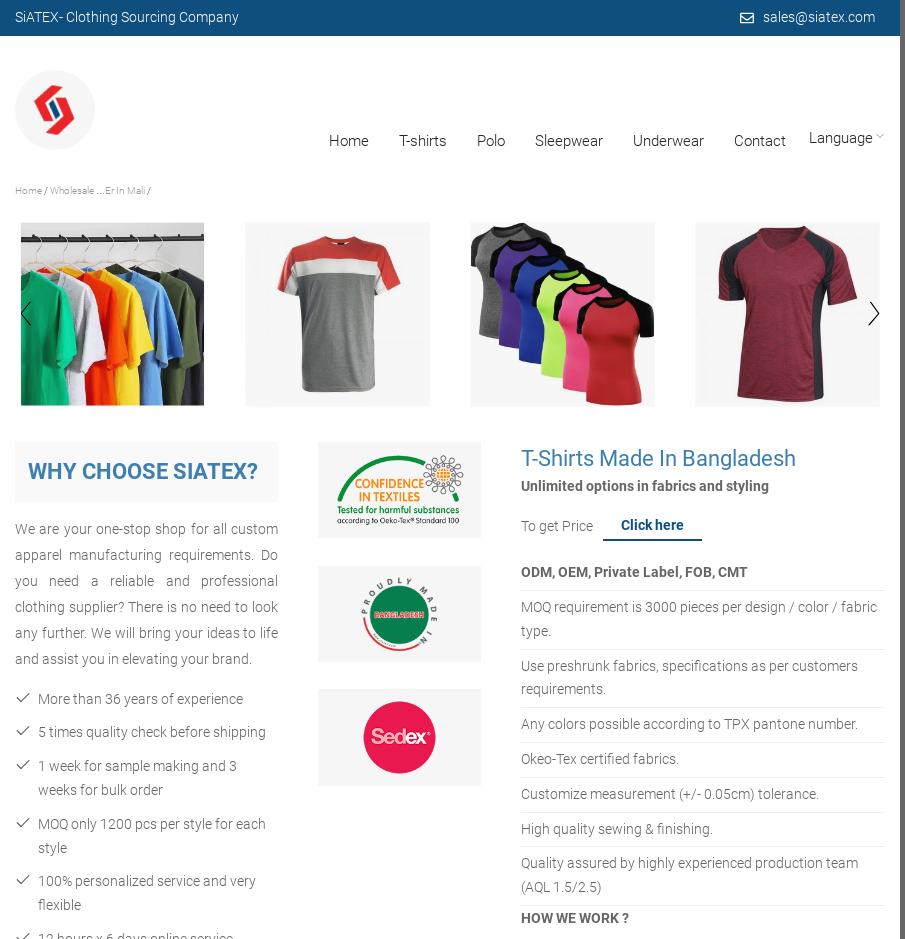  Describe the element at coordinates (36, 16) in the screenshot. I see `'SiATEX'` at that location.